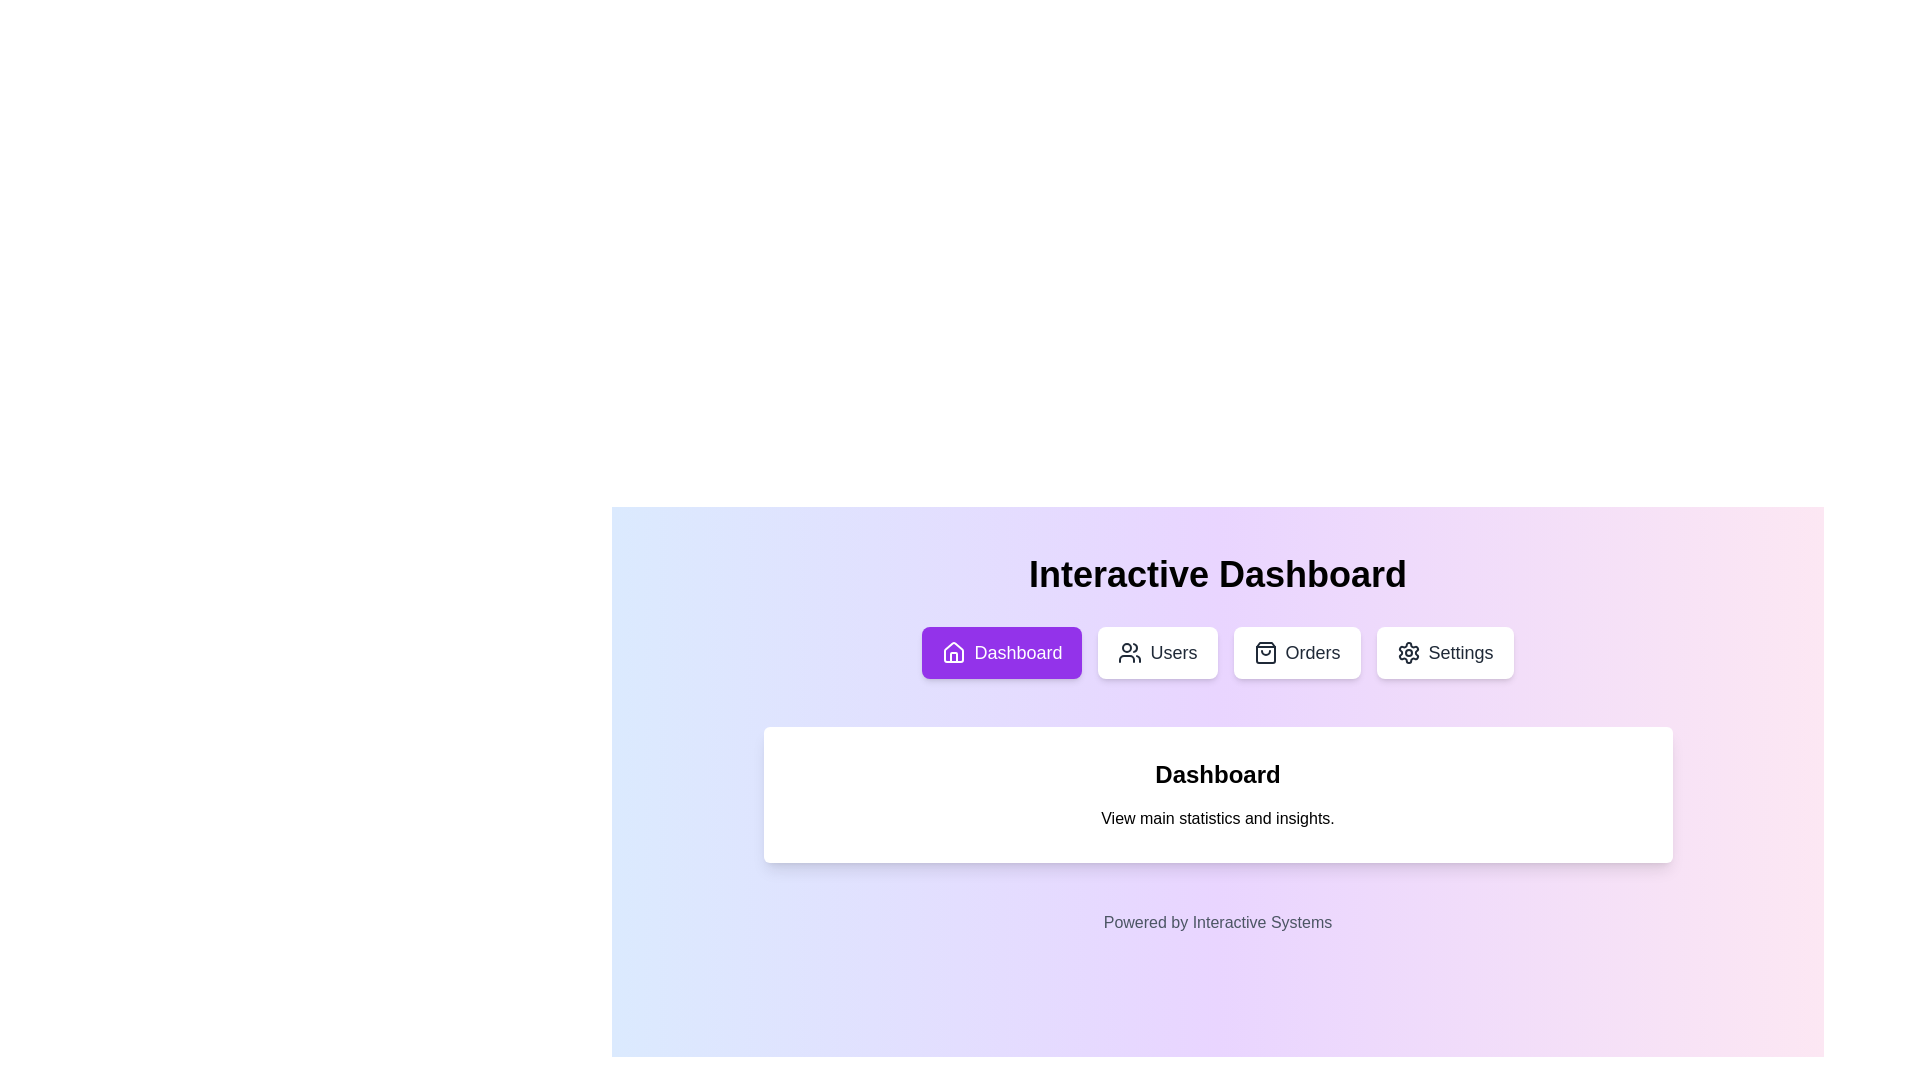 The width and height of the screenshot is (1920, 1080). I want to click on the 'Orders' button, which is the third button in a row of four at the top-center of the interface, so click(1296, 652).